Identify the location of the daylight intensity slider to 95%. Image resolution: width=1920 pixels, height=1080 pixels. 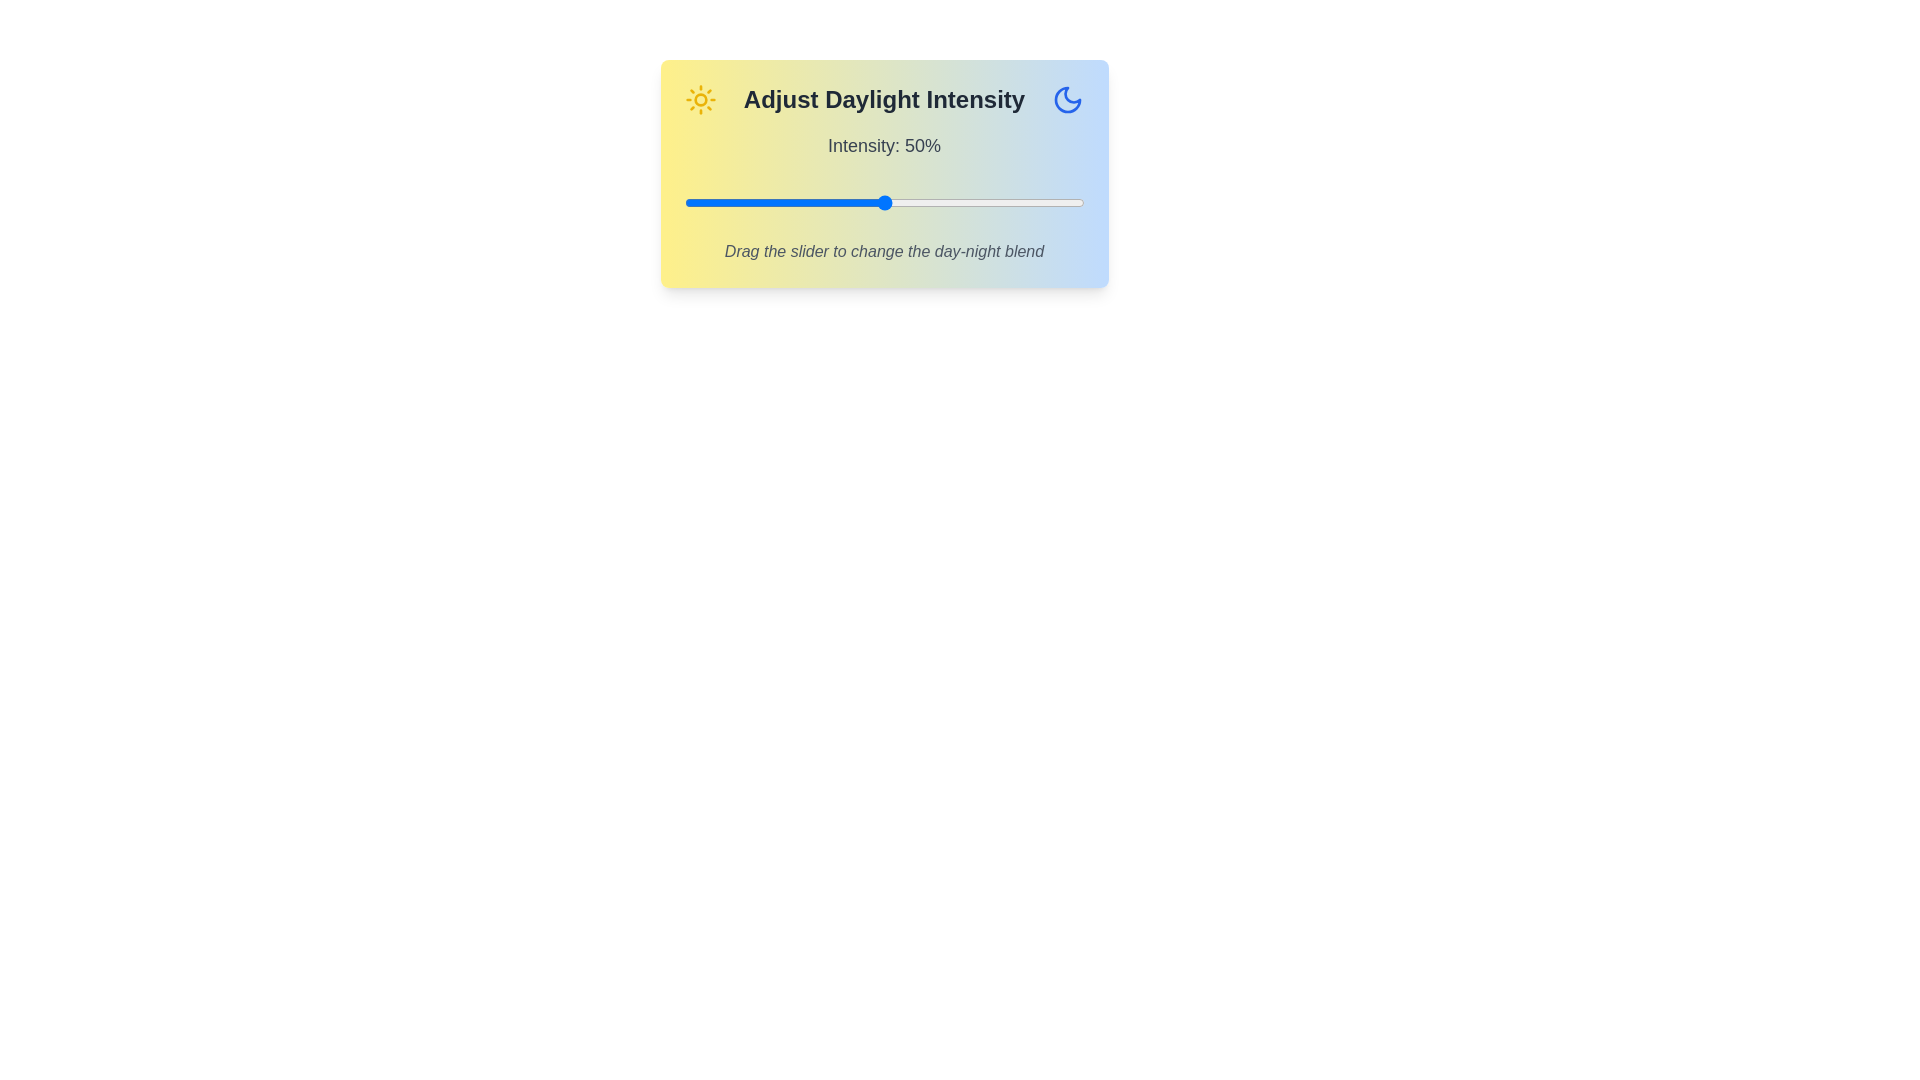
(1063, 203).